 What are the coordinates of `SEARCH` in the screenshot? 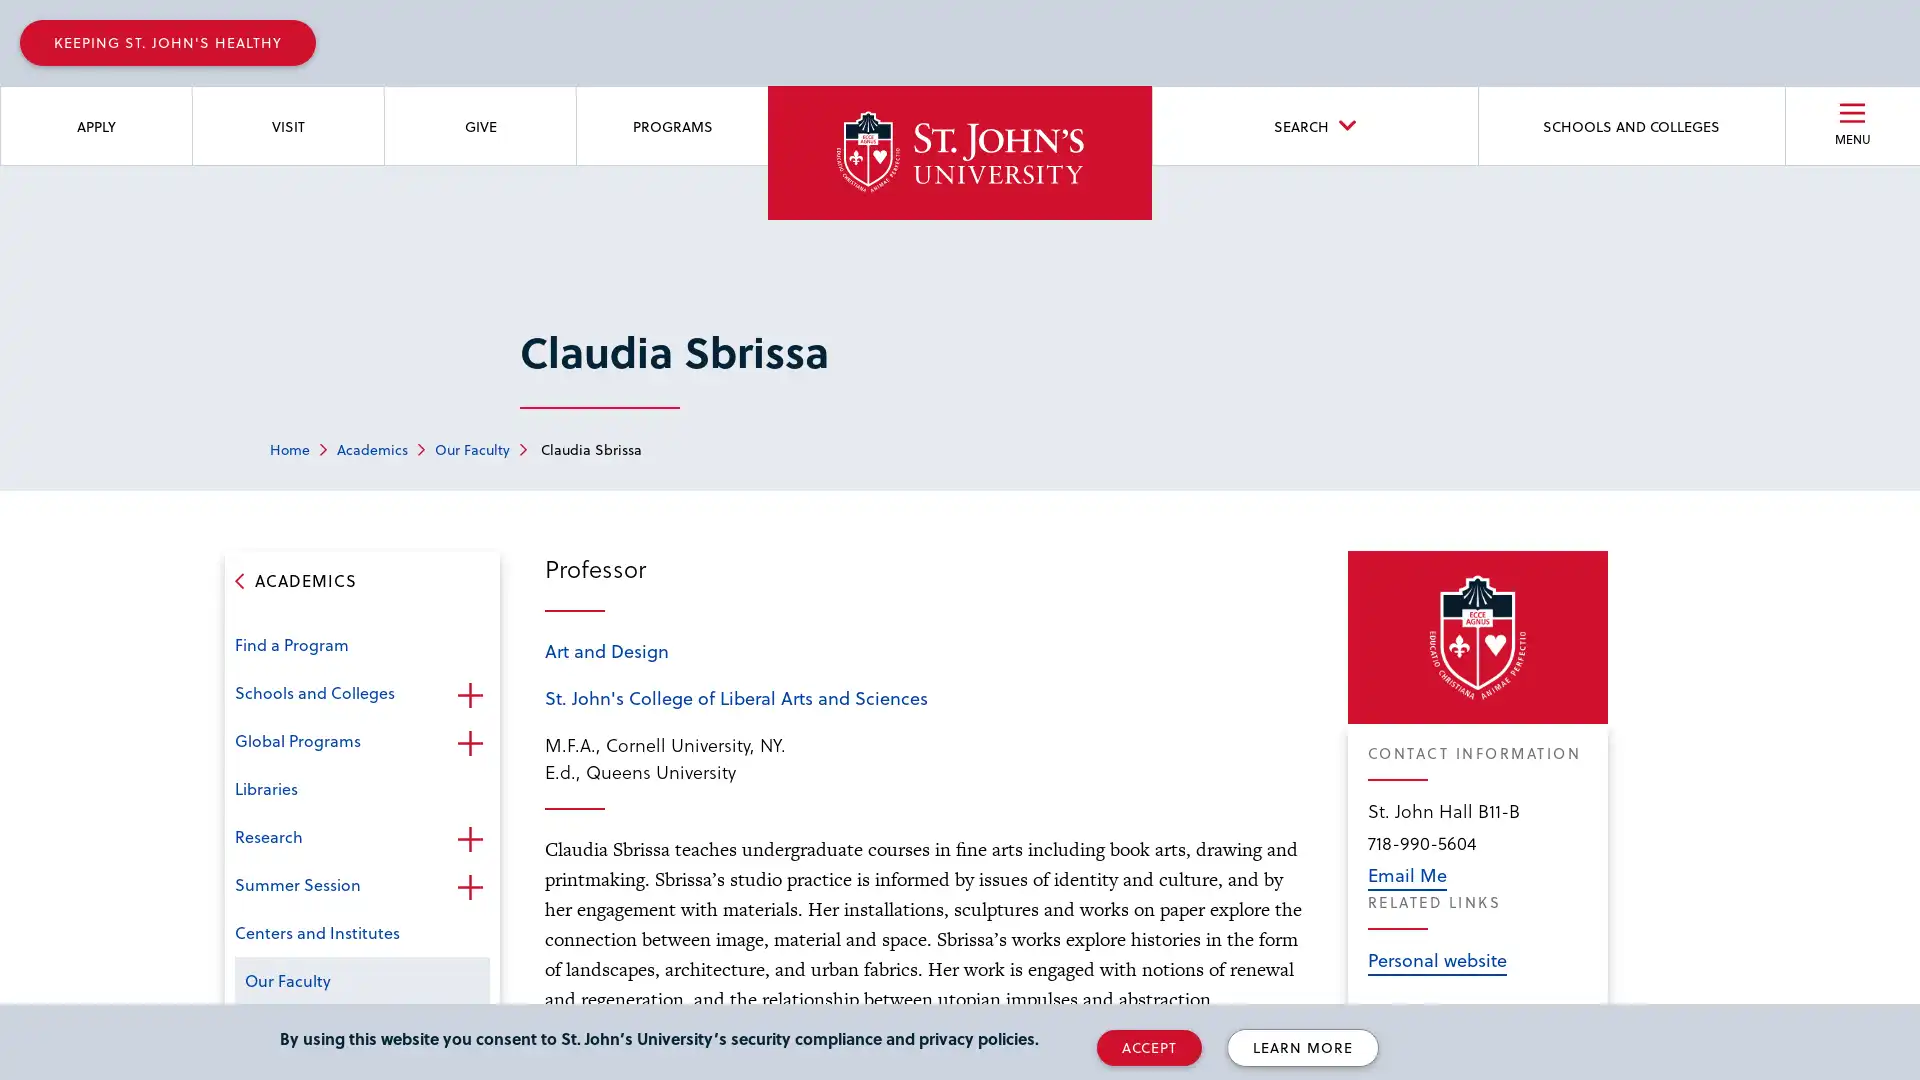 It's located at (1314, 126).